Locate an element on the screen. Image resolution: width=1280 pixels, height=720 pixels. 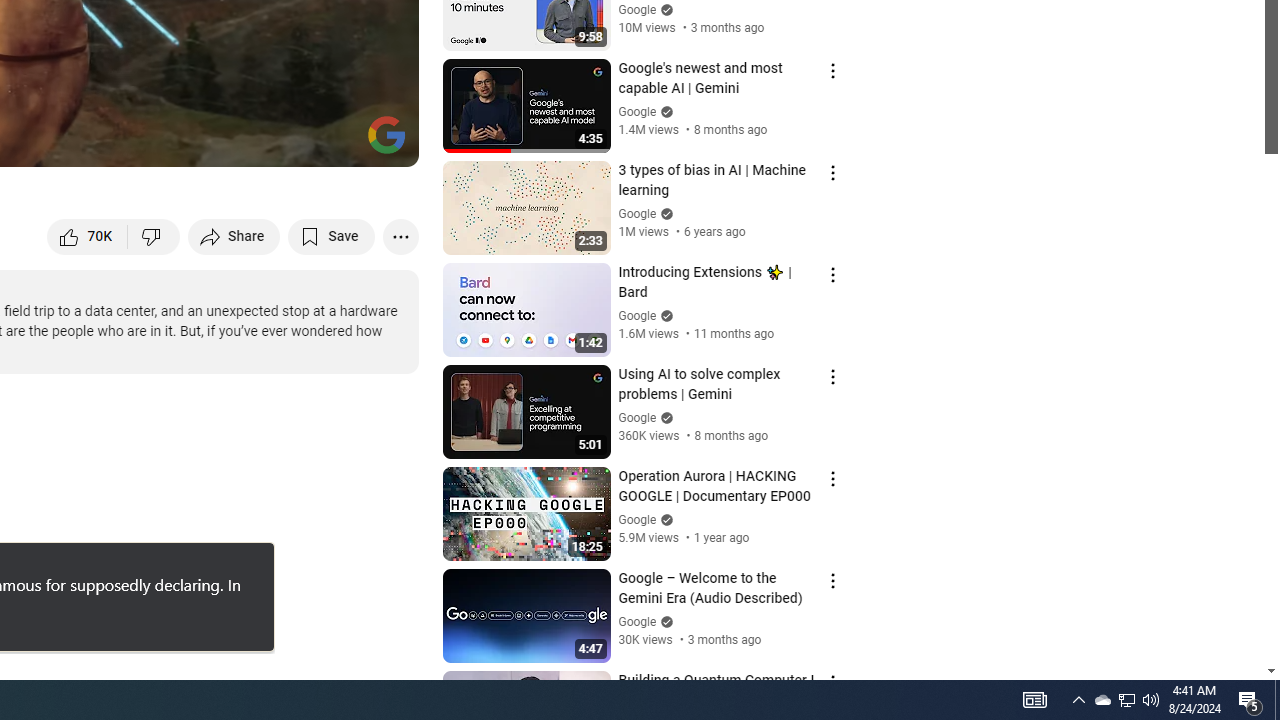
'Save to playlist' is located at coordinates (331, 235).